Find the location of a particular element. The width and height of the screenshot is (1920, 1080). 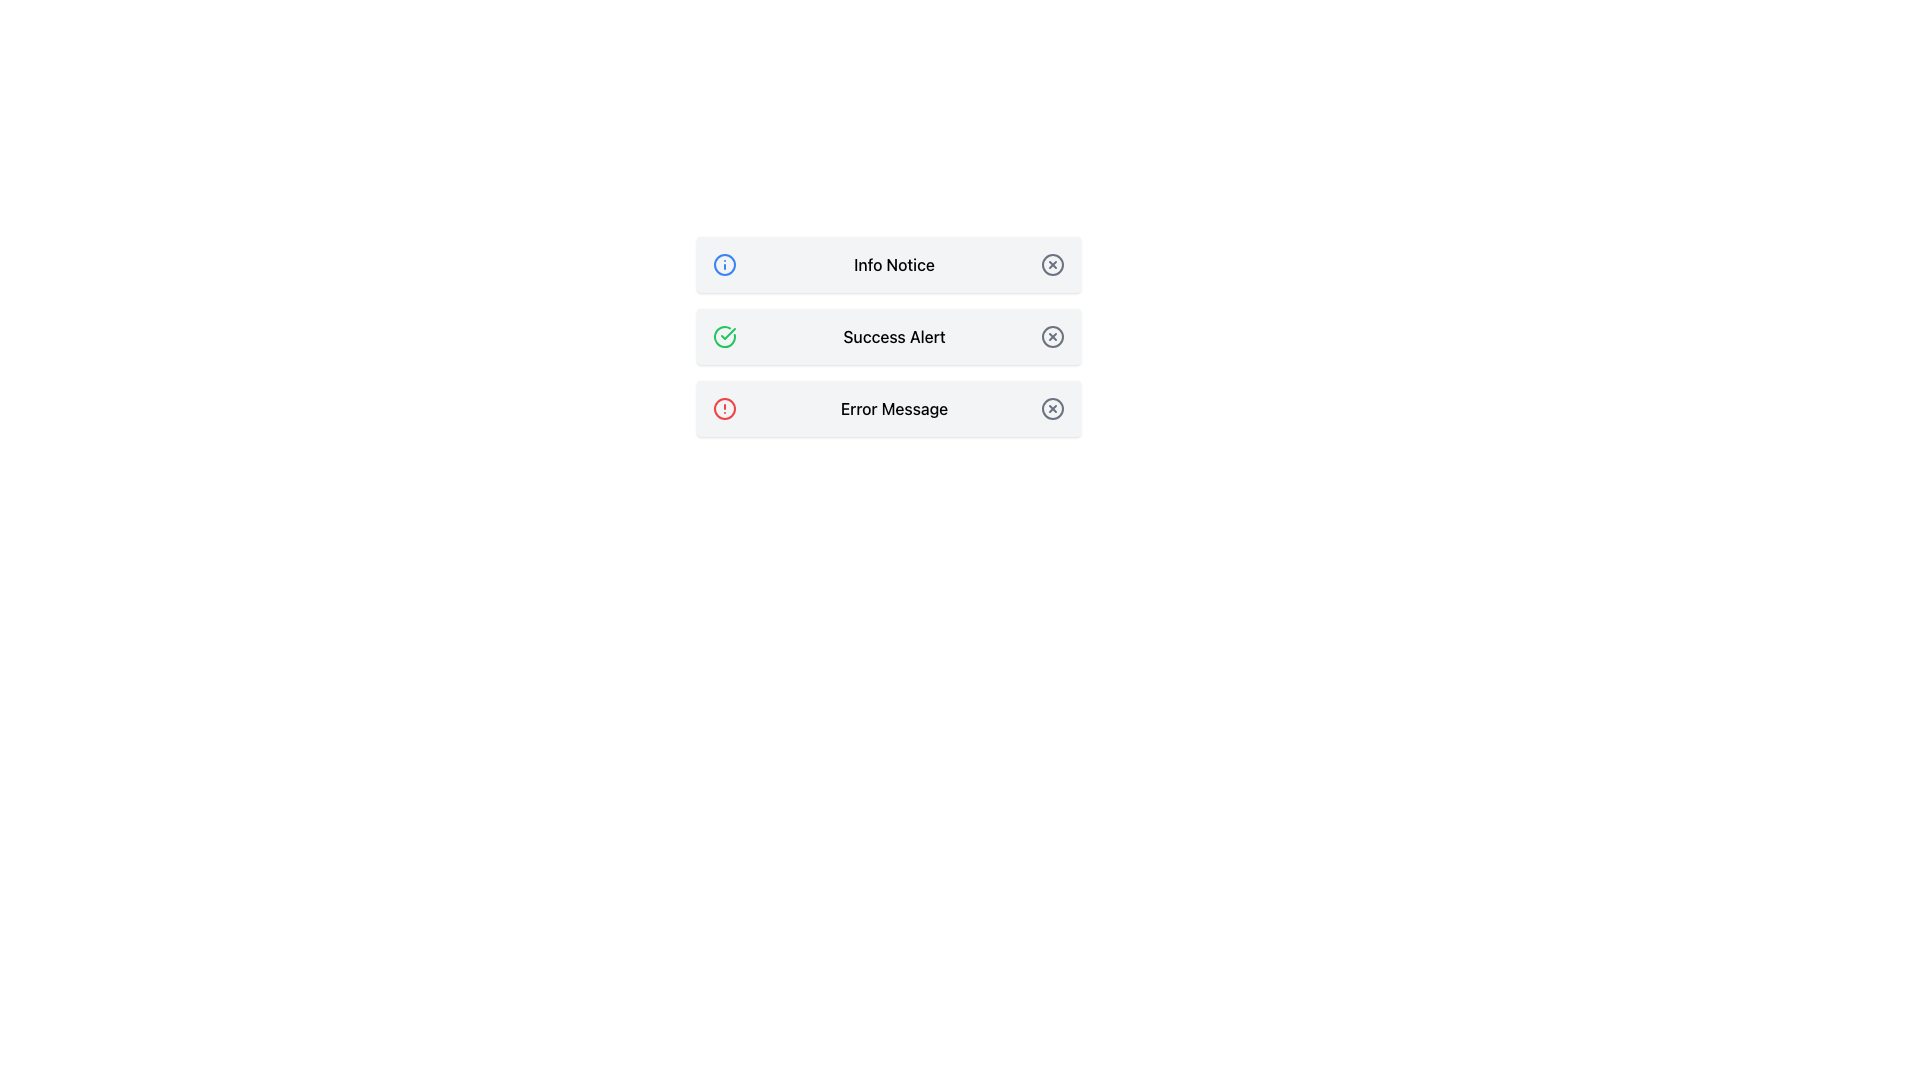

the informational icon located in the uppermost notification card to the left of the 'Info Notice' text label is located at coordinates (723, 264).